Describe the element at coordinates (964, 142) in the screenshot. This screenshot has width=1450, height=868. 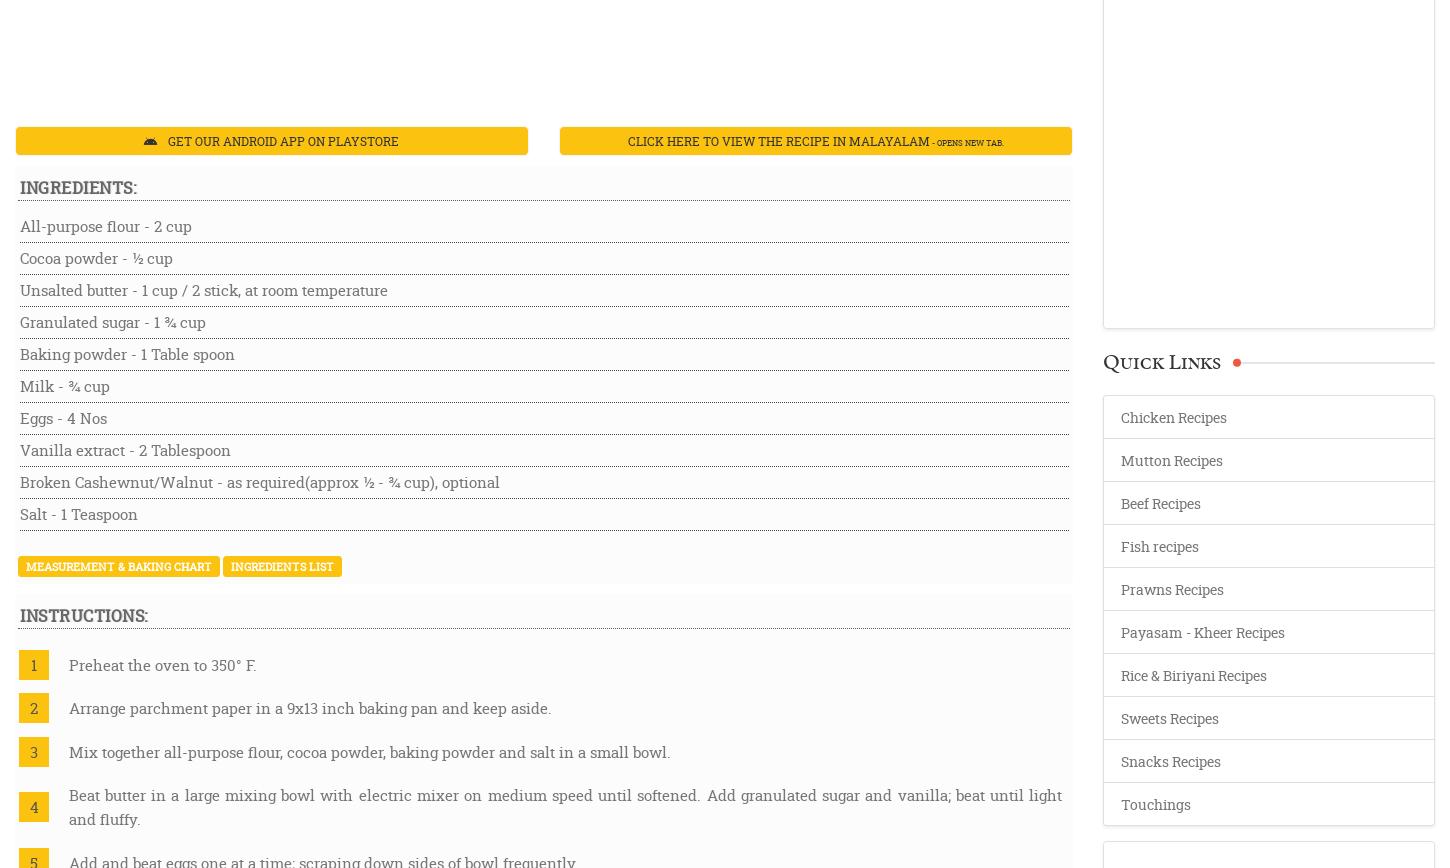
I see `'- Opens new tab.'` at that location.